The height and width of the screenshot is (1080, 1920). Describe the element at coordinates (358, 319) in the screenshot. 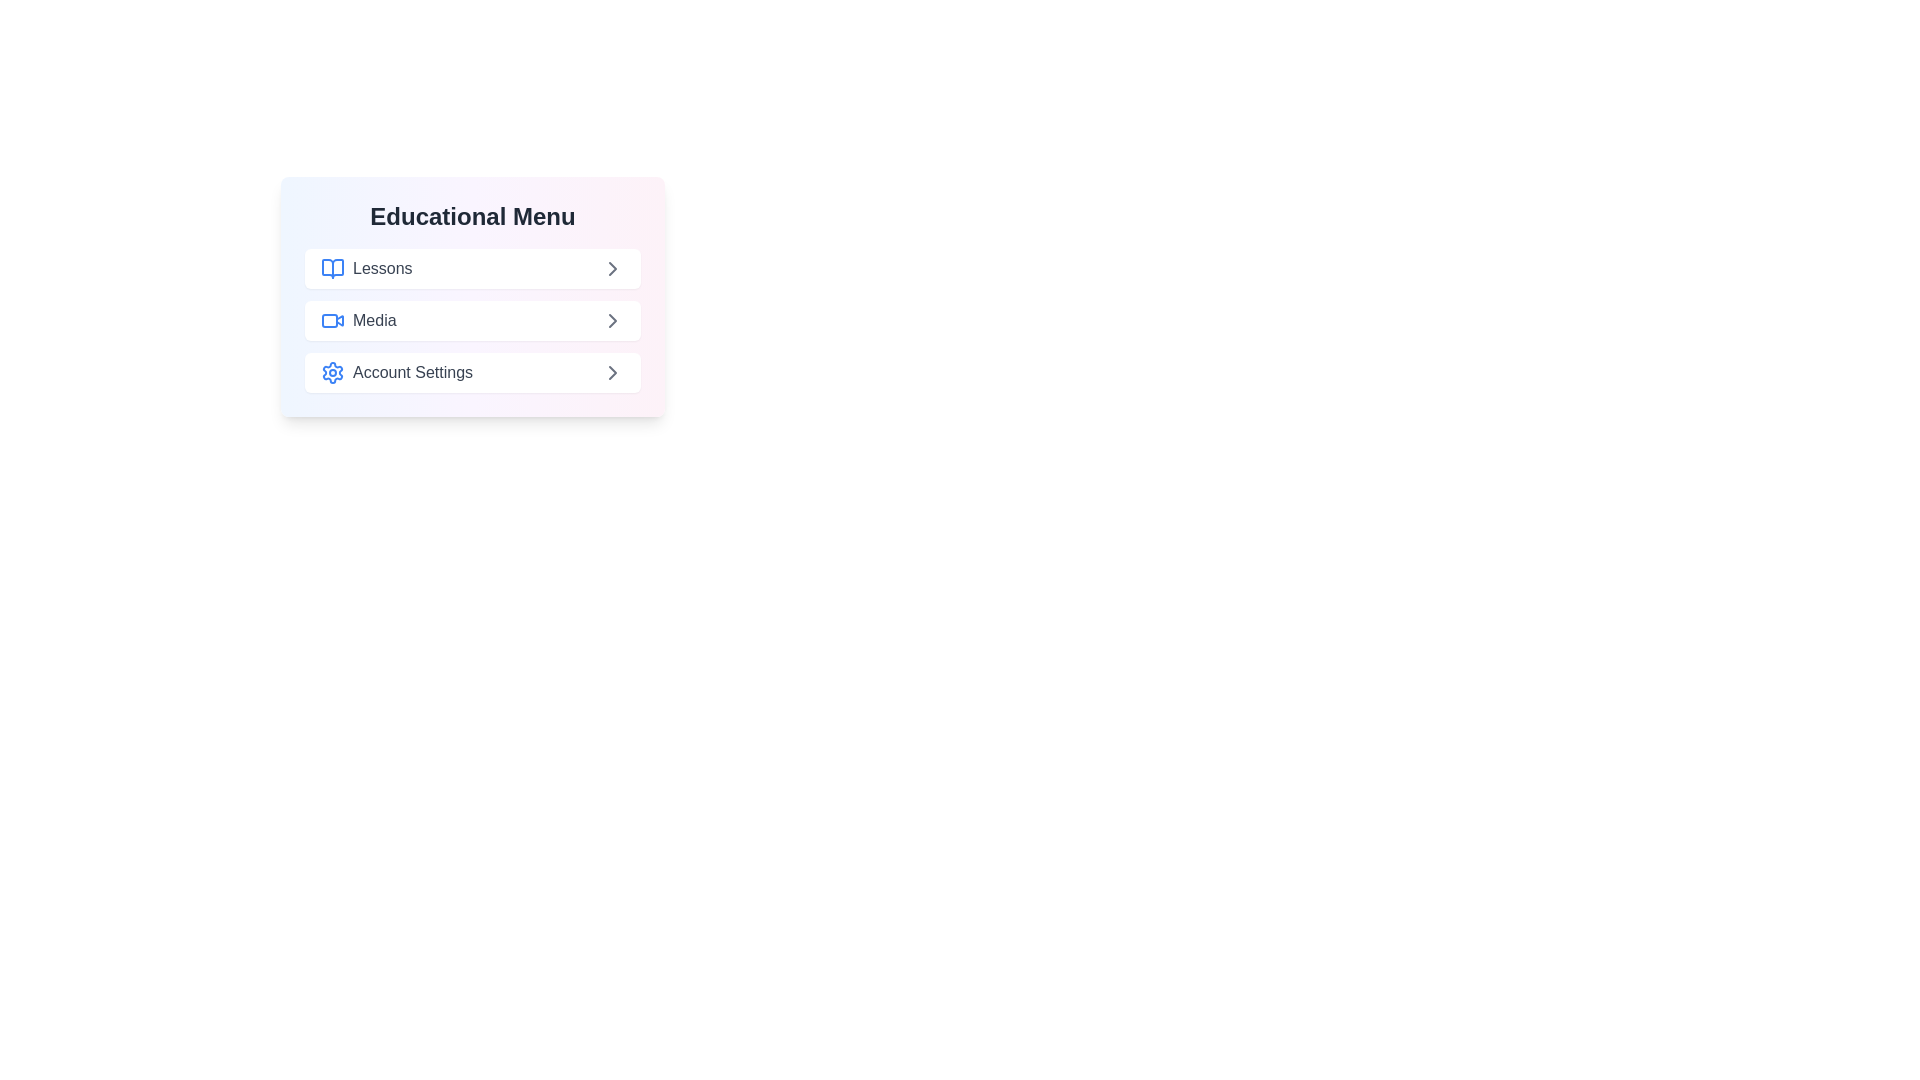

I see `the 'Media' menu option, which is the second item in the vertical list of the 'Educational Menu'` at that location.